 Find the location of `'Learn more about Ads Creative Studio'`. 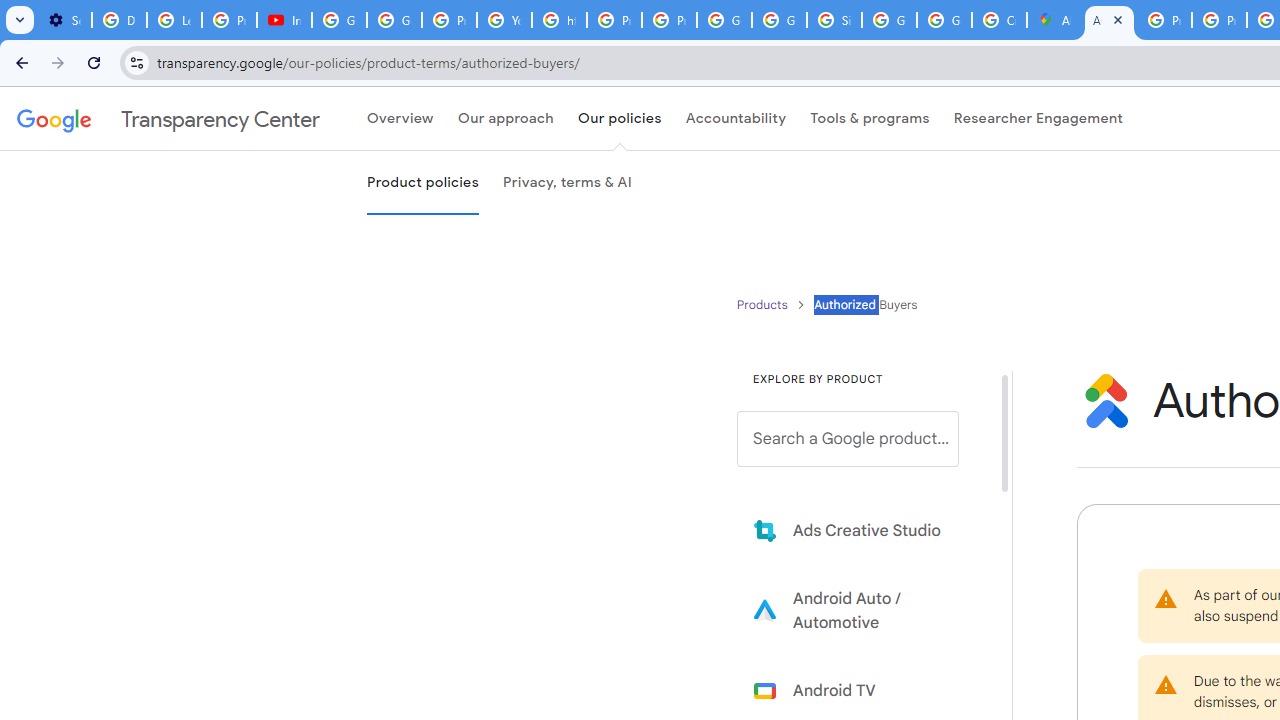

'Learn more about Ads Creative Studio' is located at coordinates (862, 530).